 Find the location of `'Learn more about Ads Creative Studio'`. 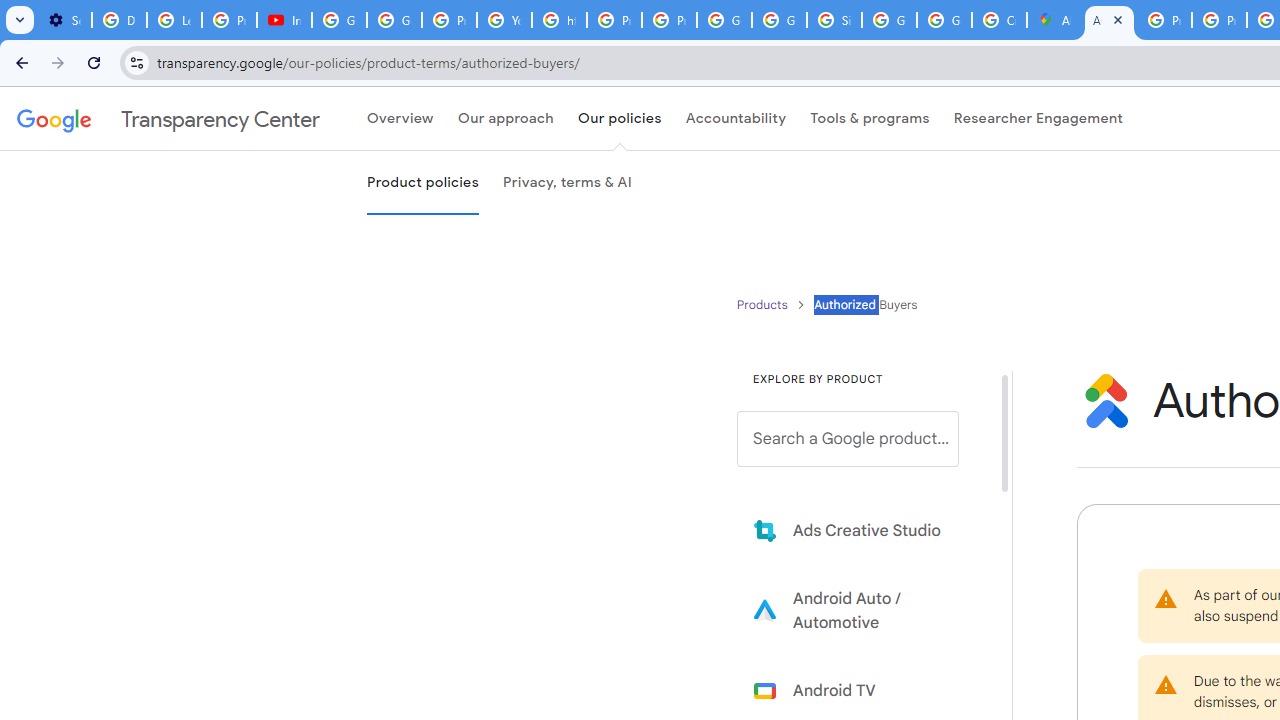

'Learn more about Ads Creative Studio' is located at coordinates (862, 530).